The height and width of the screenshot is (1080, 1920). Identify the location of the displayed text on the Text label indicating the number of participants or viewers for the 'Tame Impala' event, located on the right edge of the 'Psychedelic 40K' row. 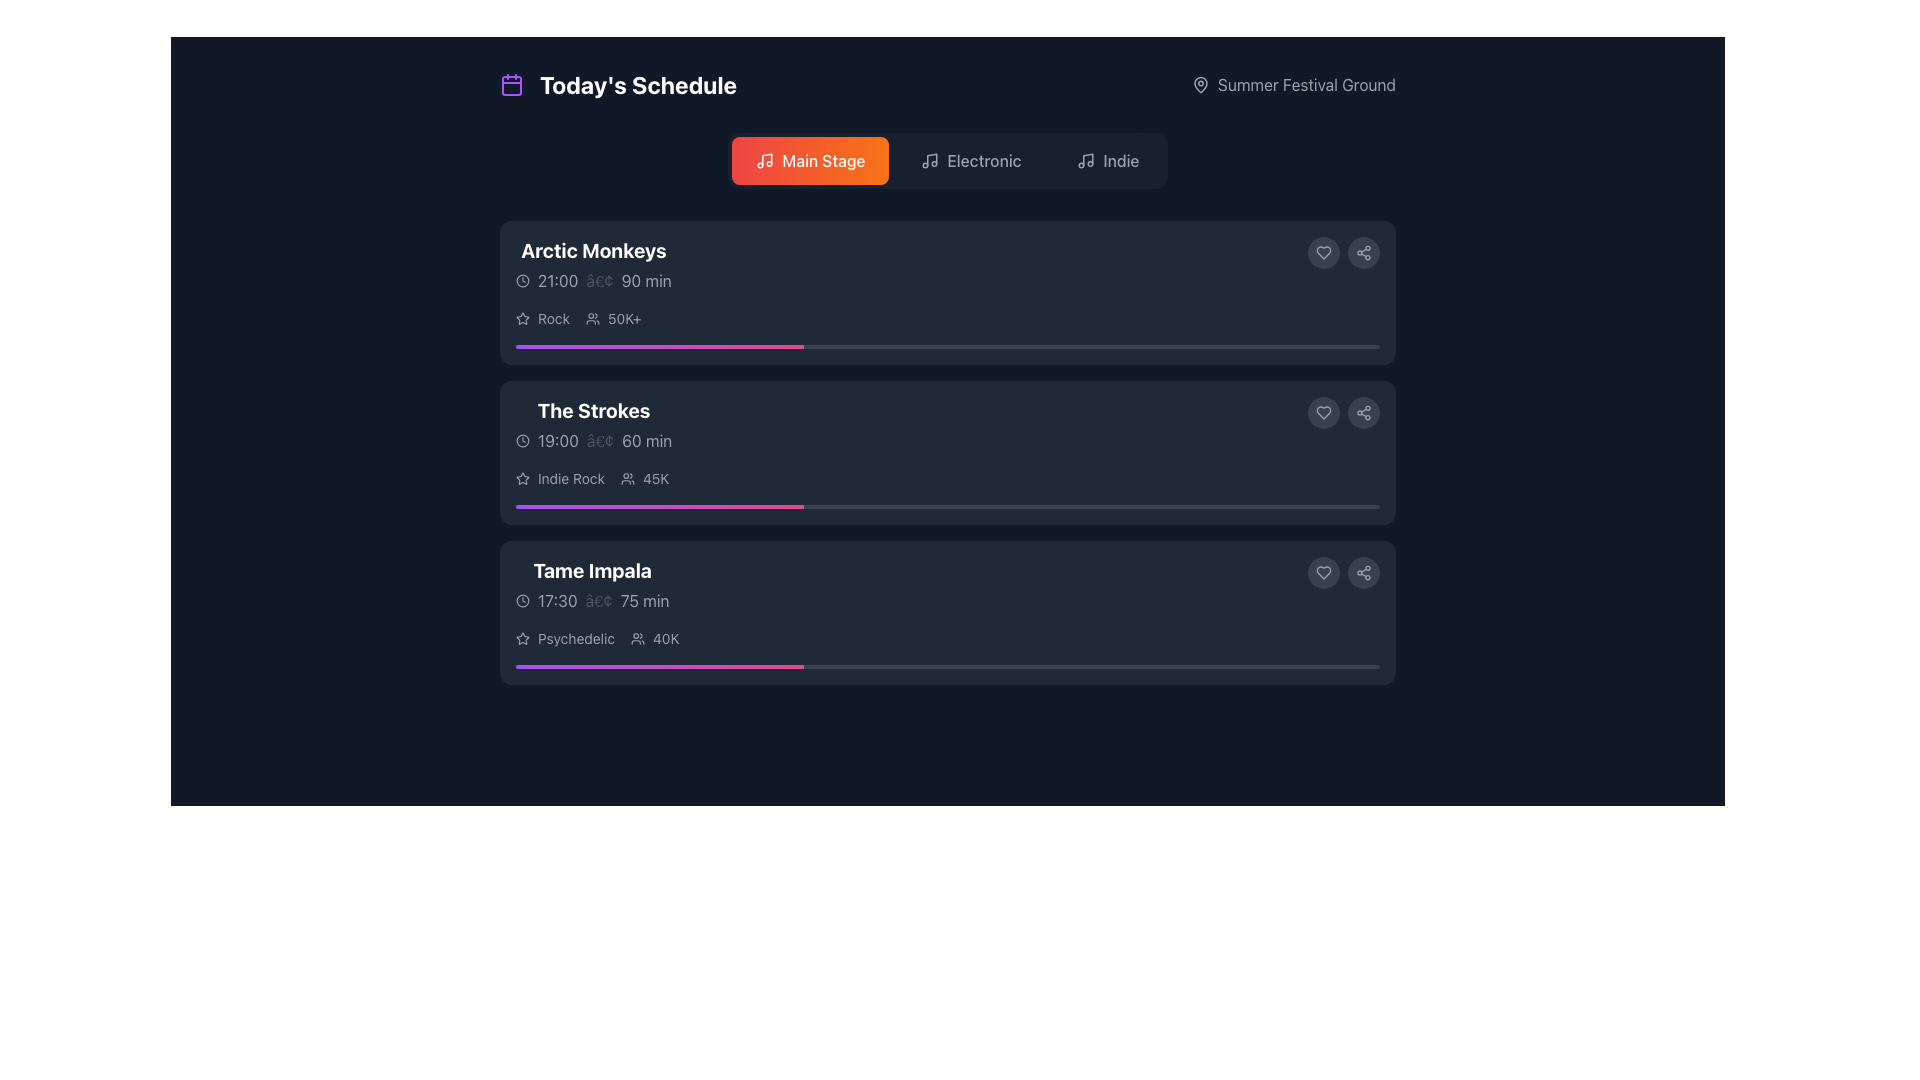
(655, 639).